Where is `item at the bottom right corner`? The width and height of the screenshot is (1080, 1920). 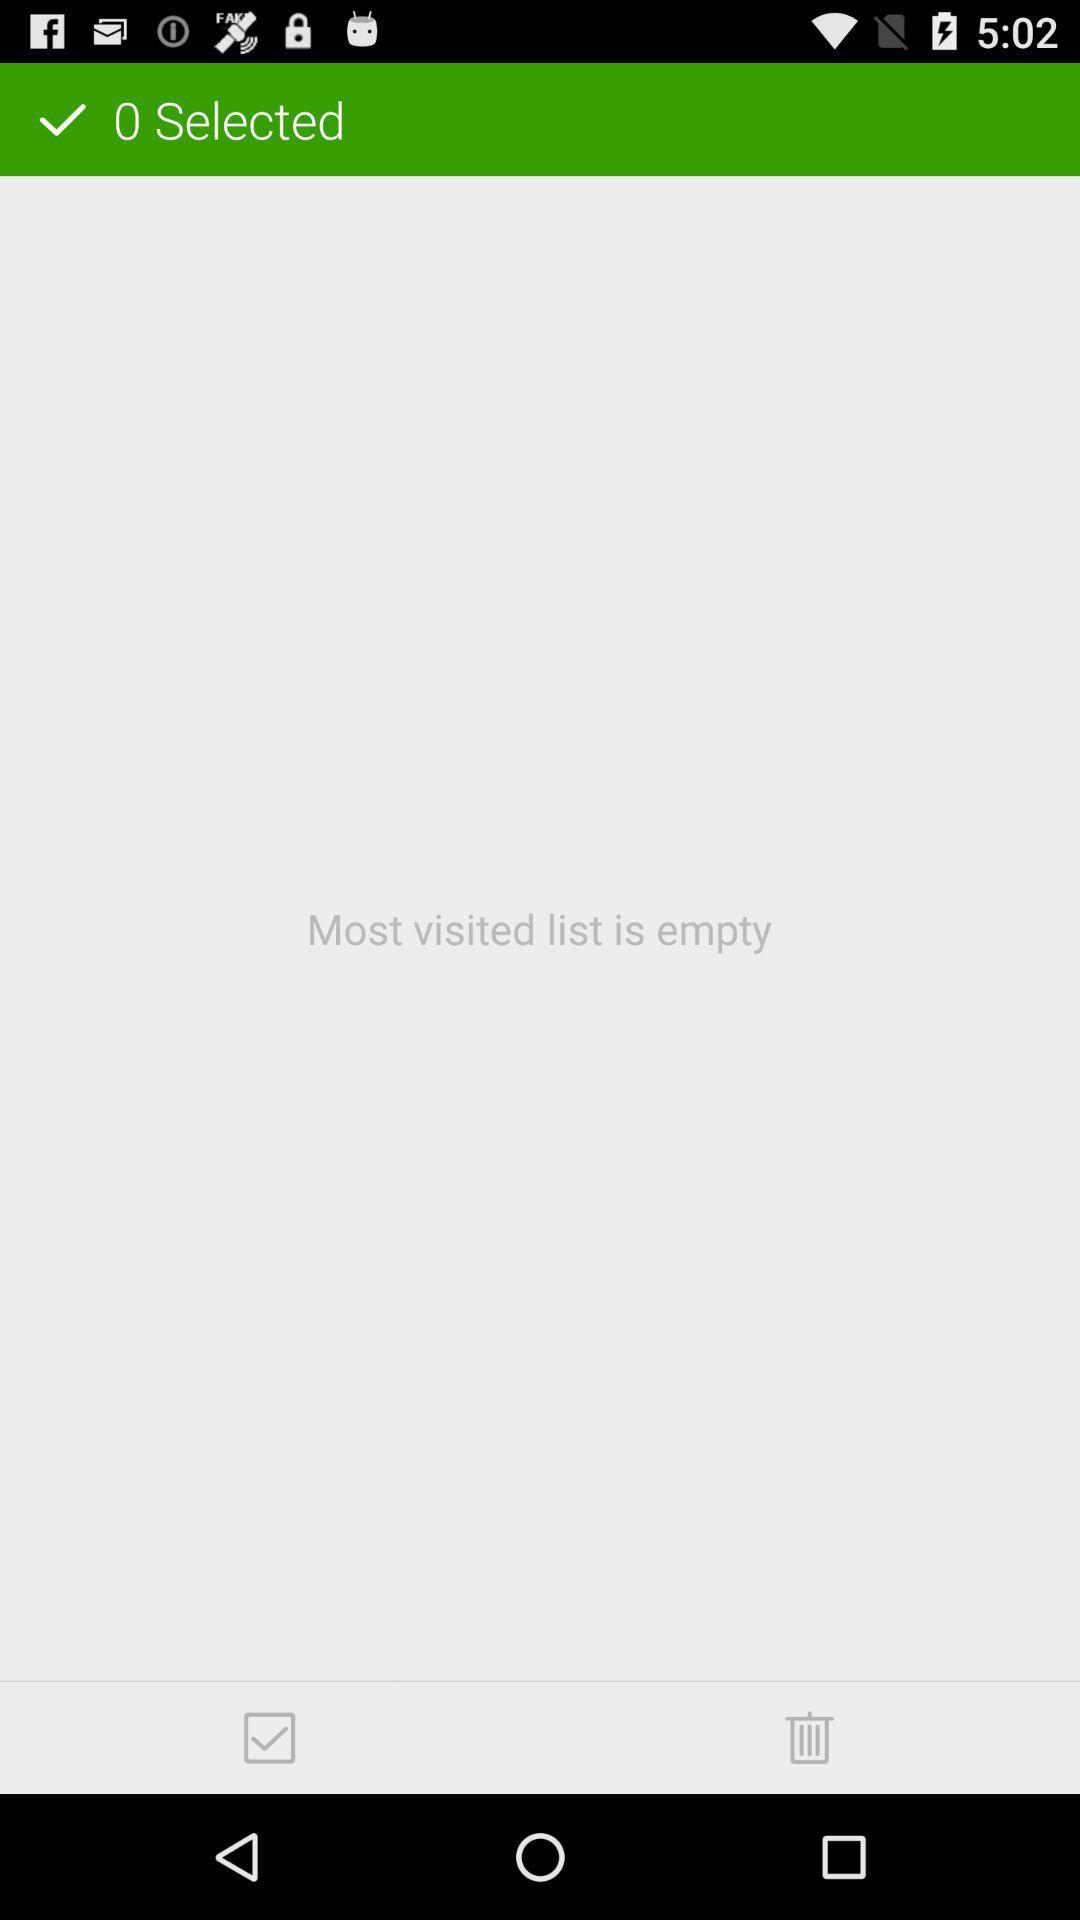
item at the bottom right corner is located at coordinates (808, 1736).